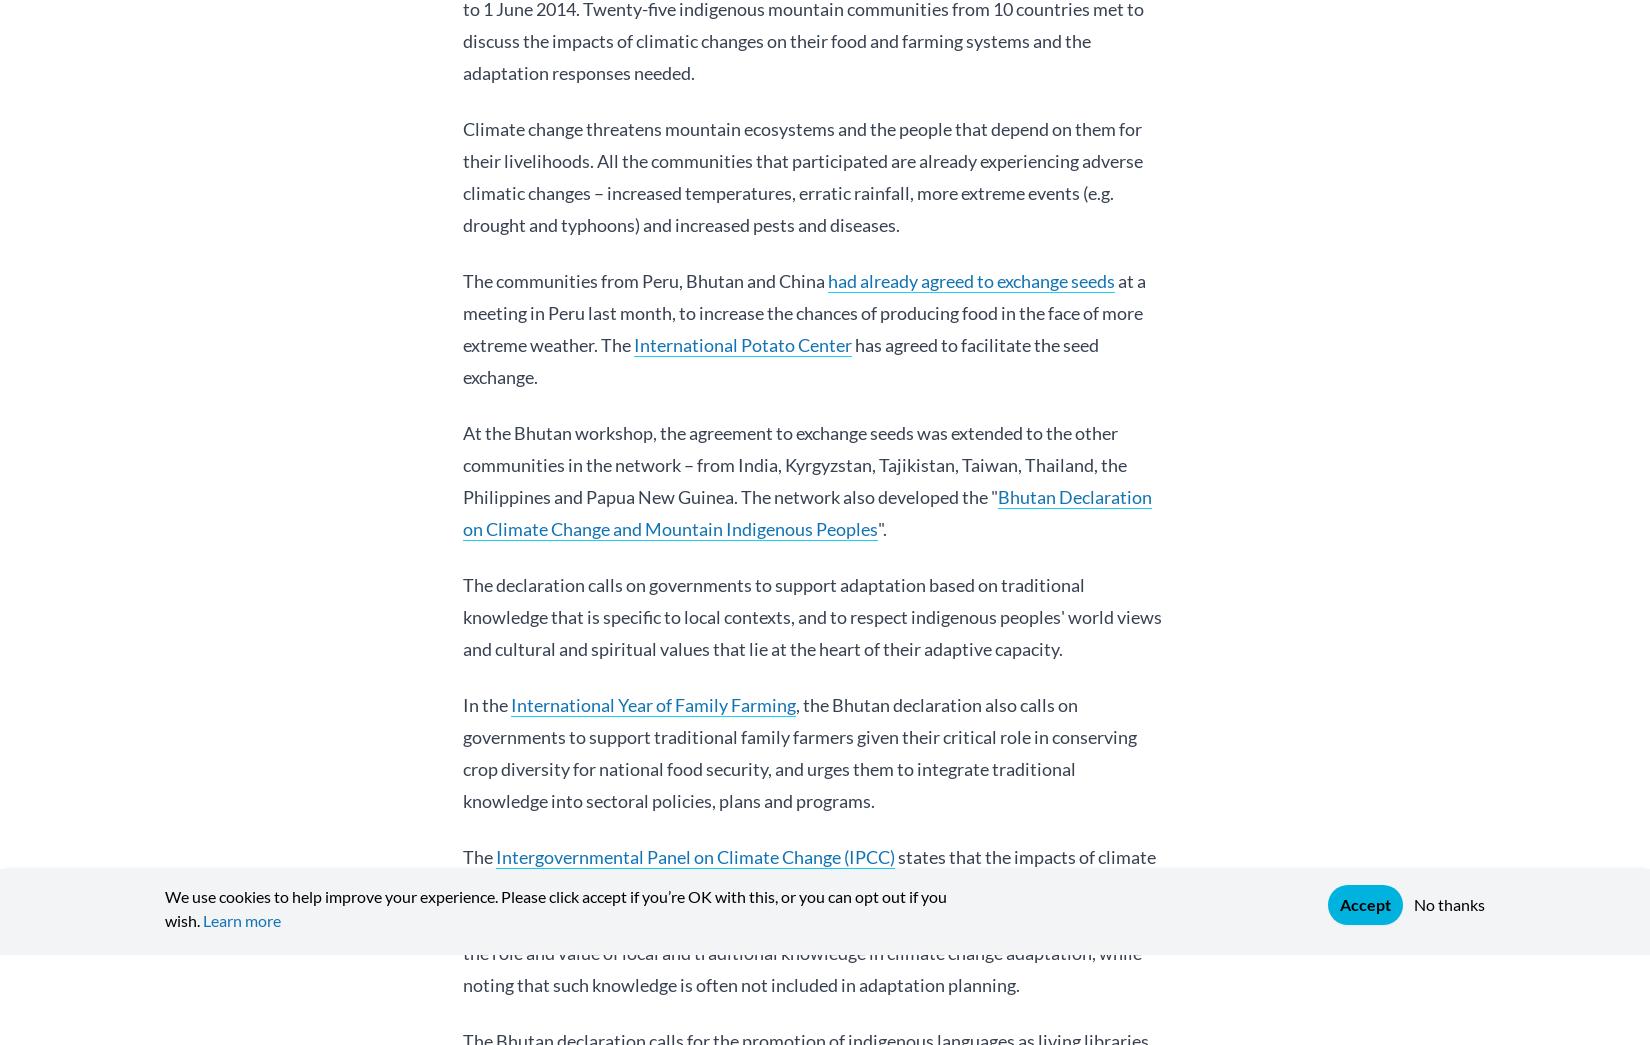  Describe the element at coordinates (1364, 904) in the screenshot. I see `'Accept'` at that location.